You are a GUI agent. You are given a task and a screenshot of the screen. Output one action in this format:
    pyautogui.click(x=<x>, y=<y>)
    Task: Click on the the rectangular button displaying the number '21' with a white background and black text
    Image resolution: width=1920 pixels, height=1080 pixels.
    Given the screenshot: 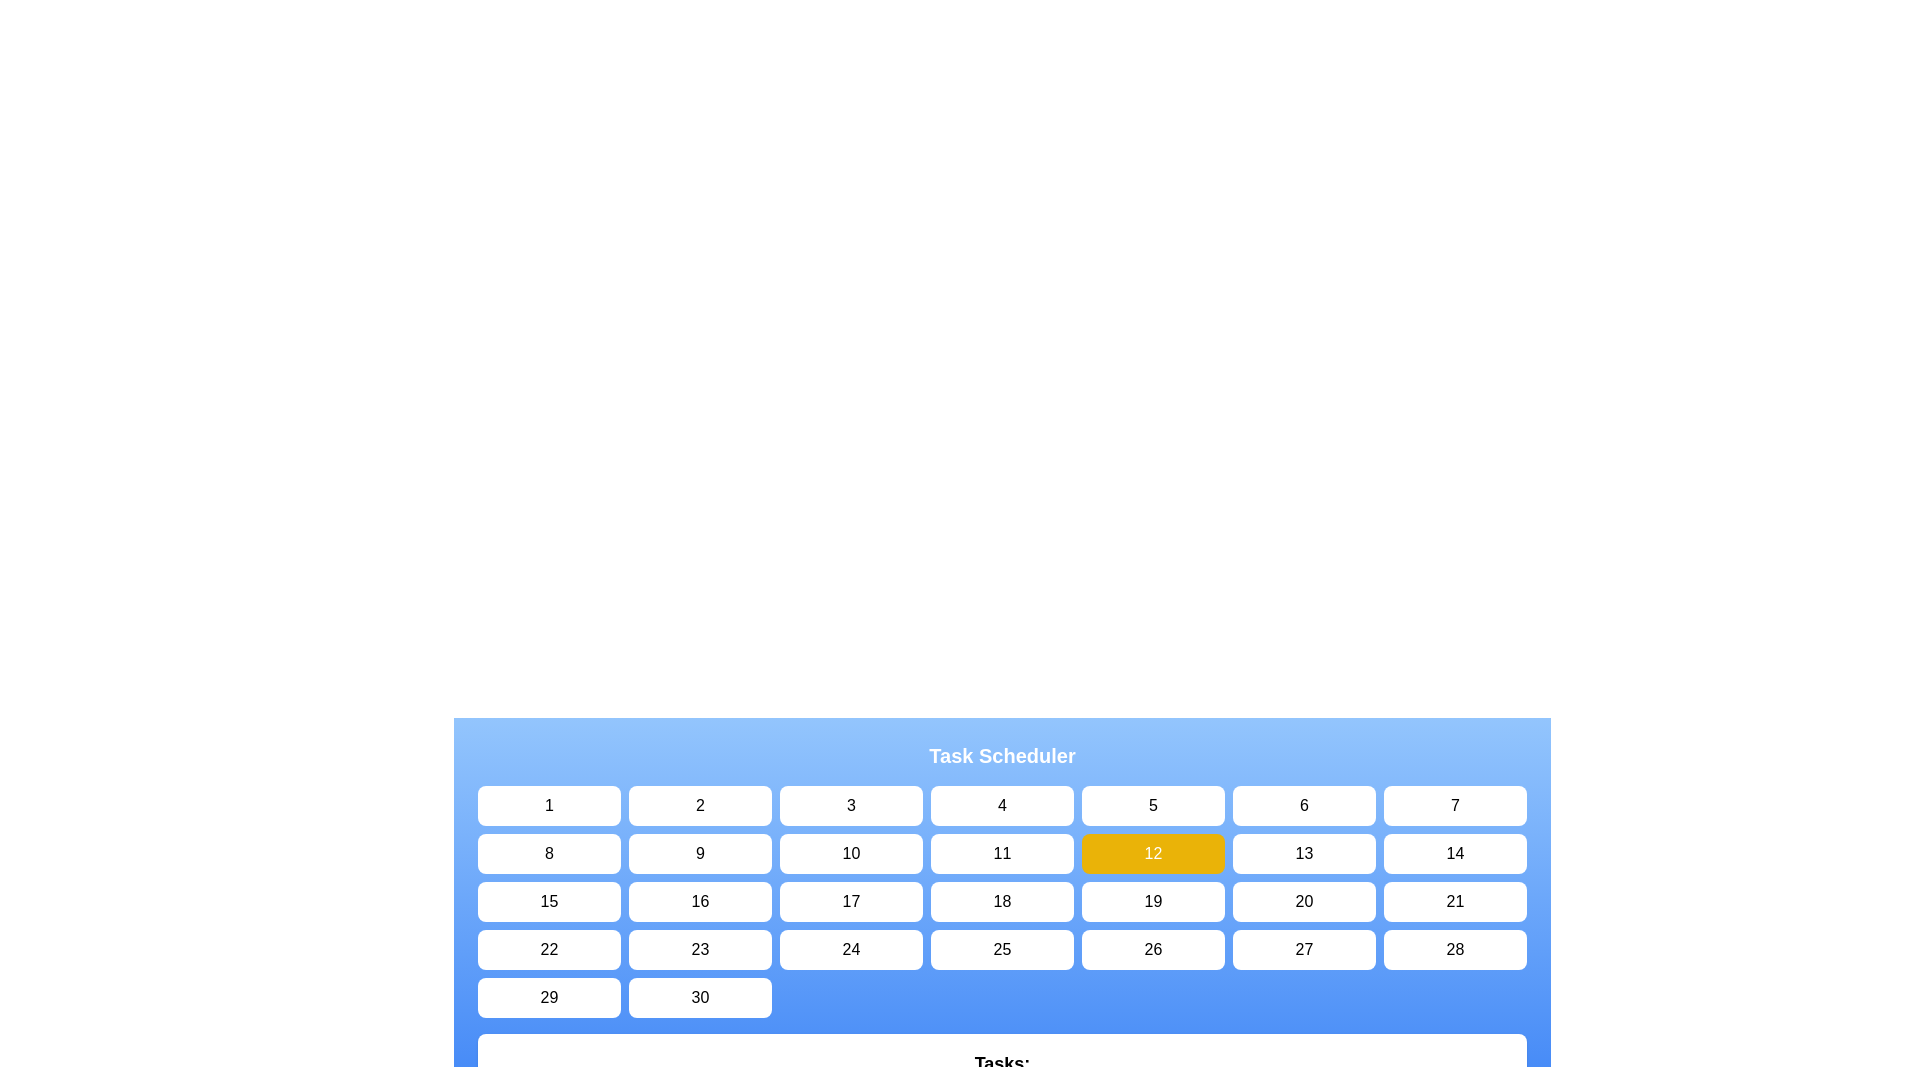 What is the action you would take?
    pyautogui.click(x=1455, y=902)
    